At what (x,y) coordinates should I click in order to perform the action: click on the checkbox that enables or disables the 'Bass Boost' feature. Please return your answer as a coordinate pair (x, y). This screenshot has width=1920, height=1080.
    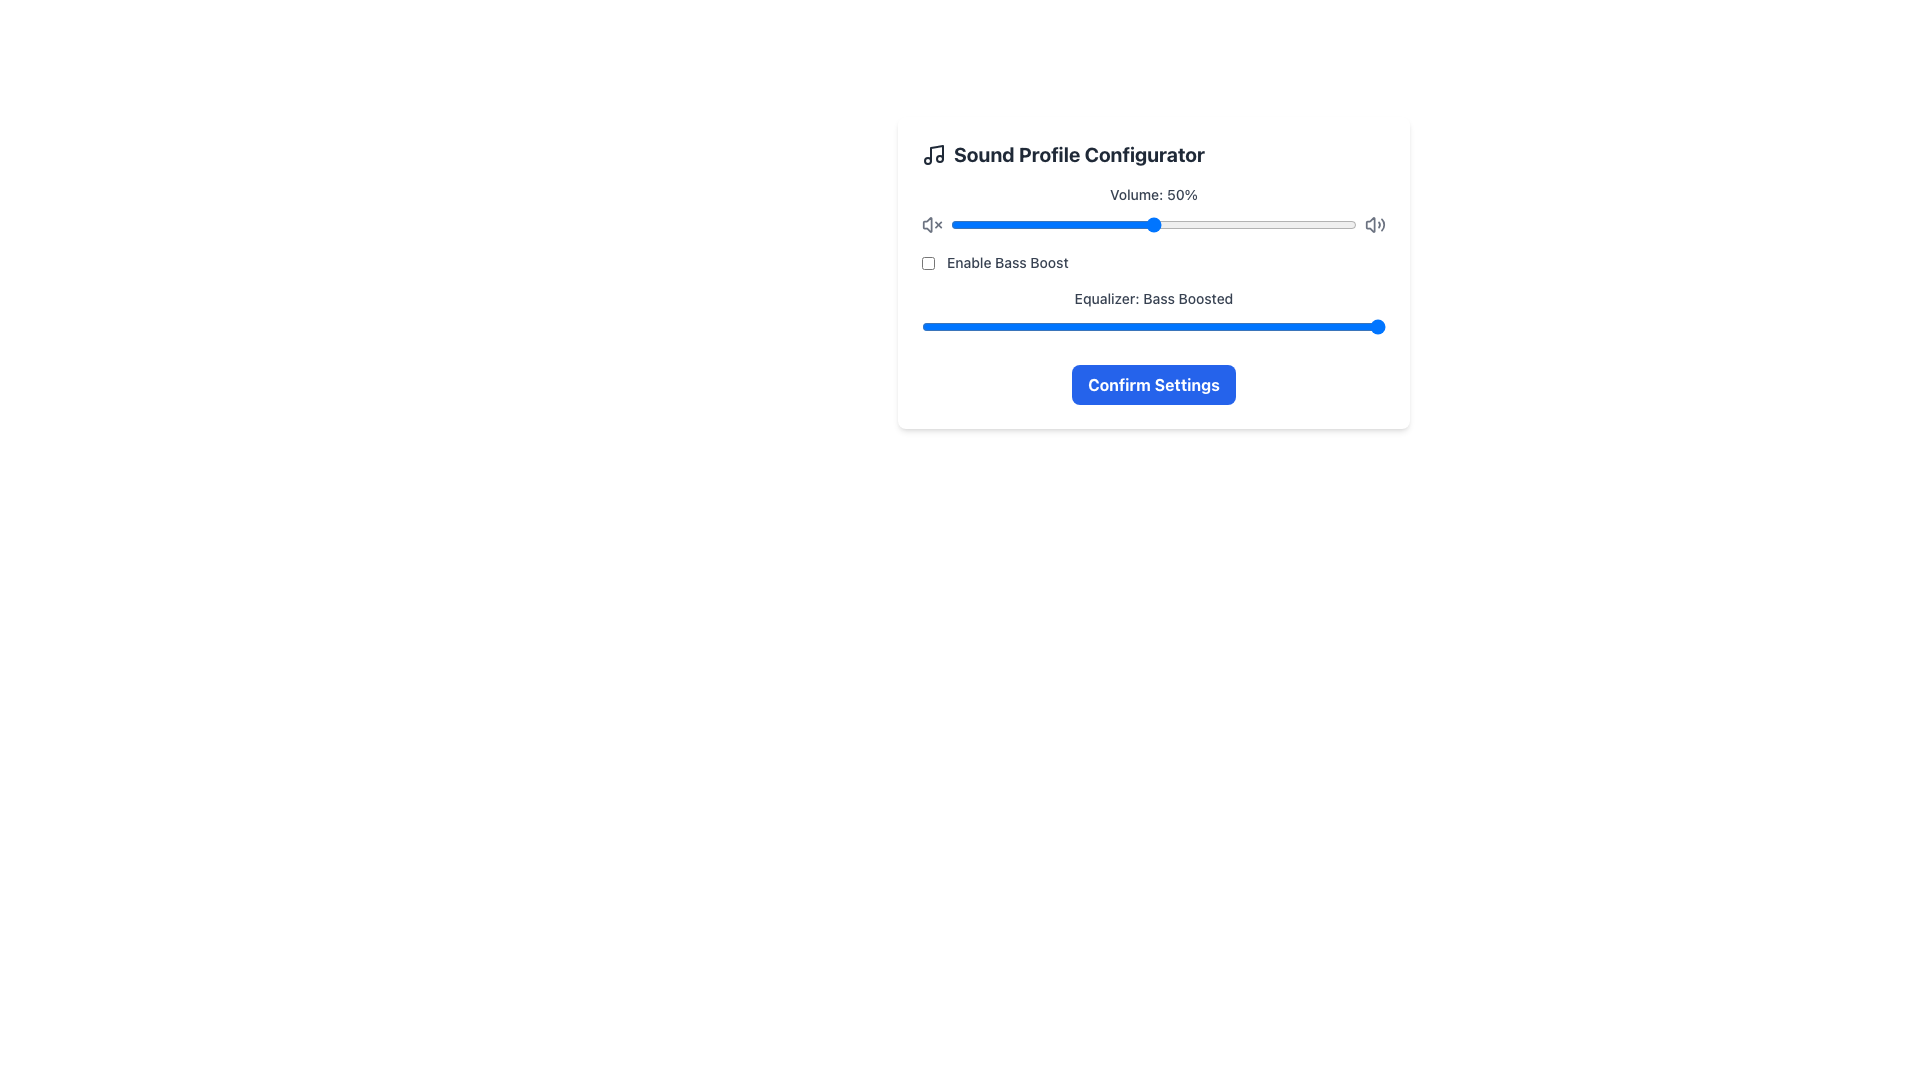
    Looking at the image, I should click on (927, 261).